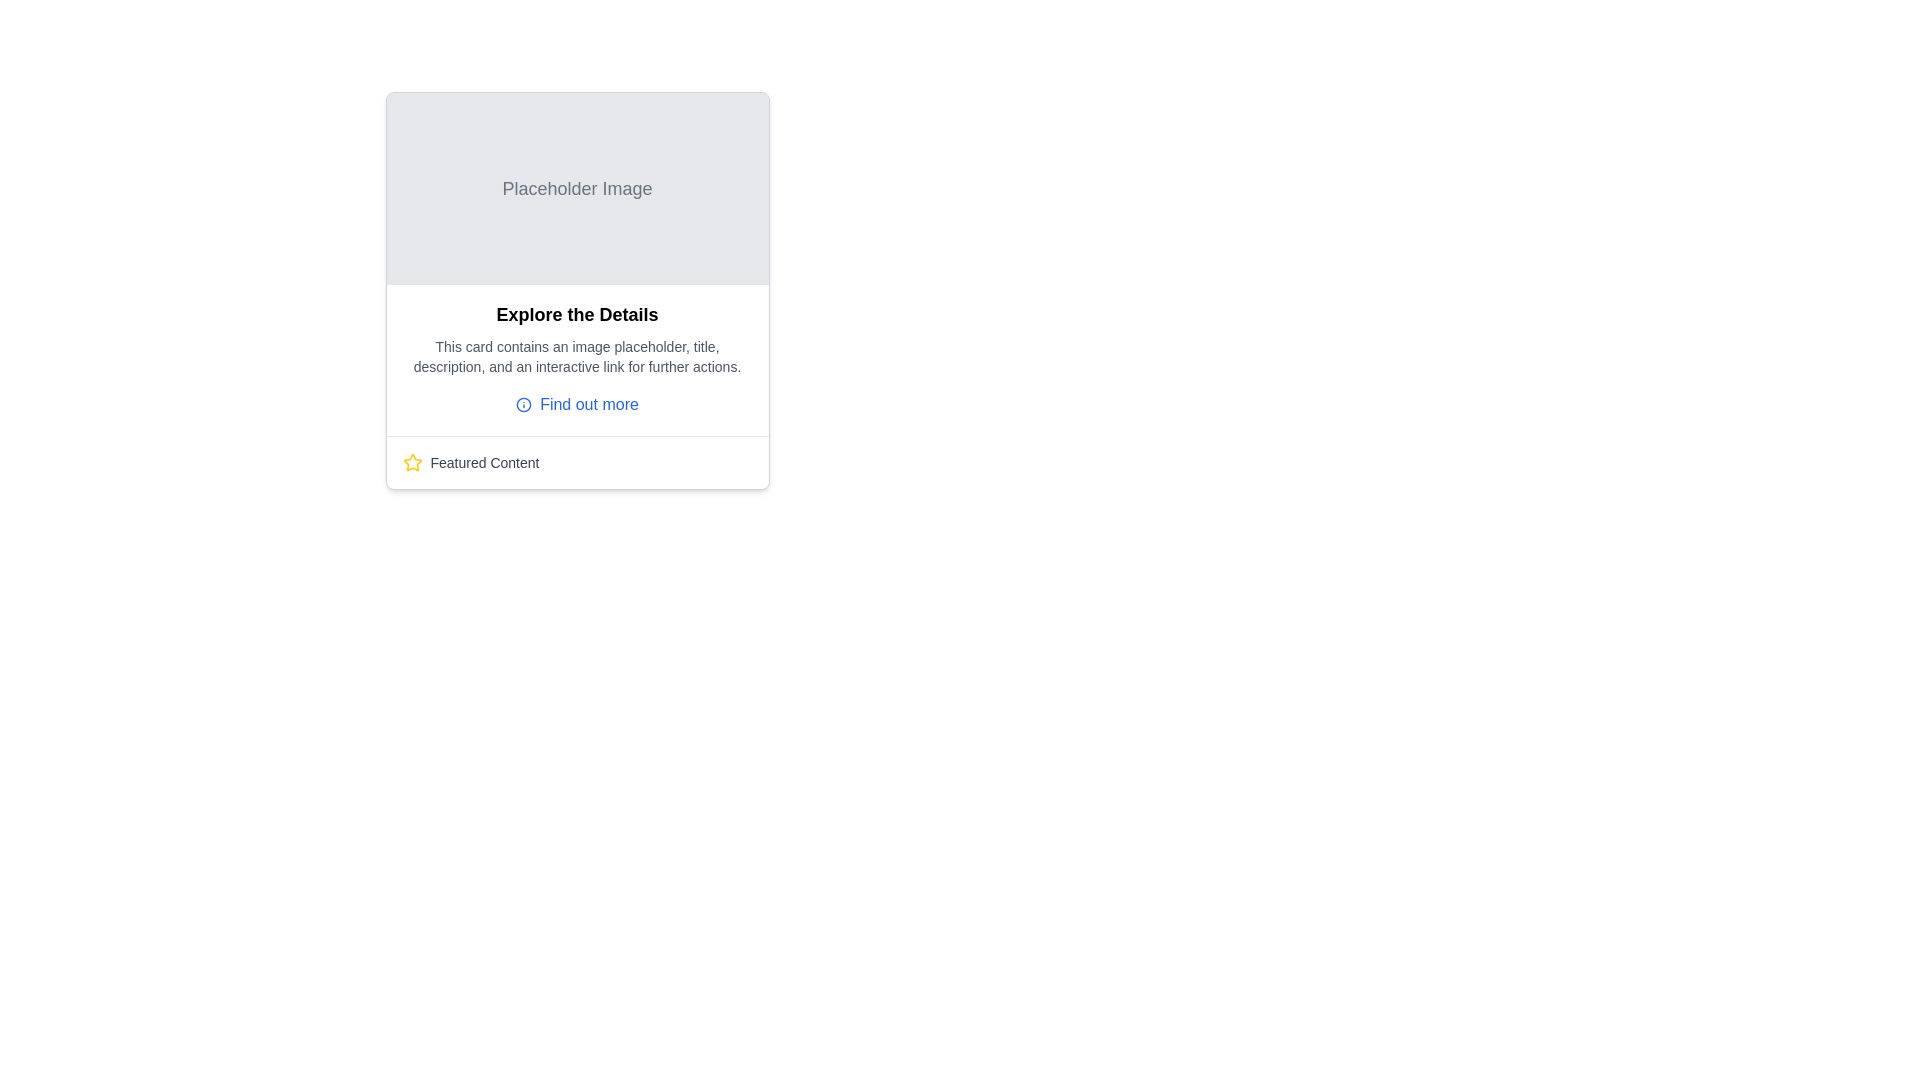  I want to click on the text block with a light gray font located below the 'Explore the Details' heading and above the 'Find out more' link, so click(576, 356).